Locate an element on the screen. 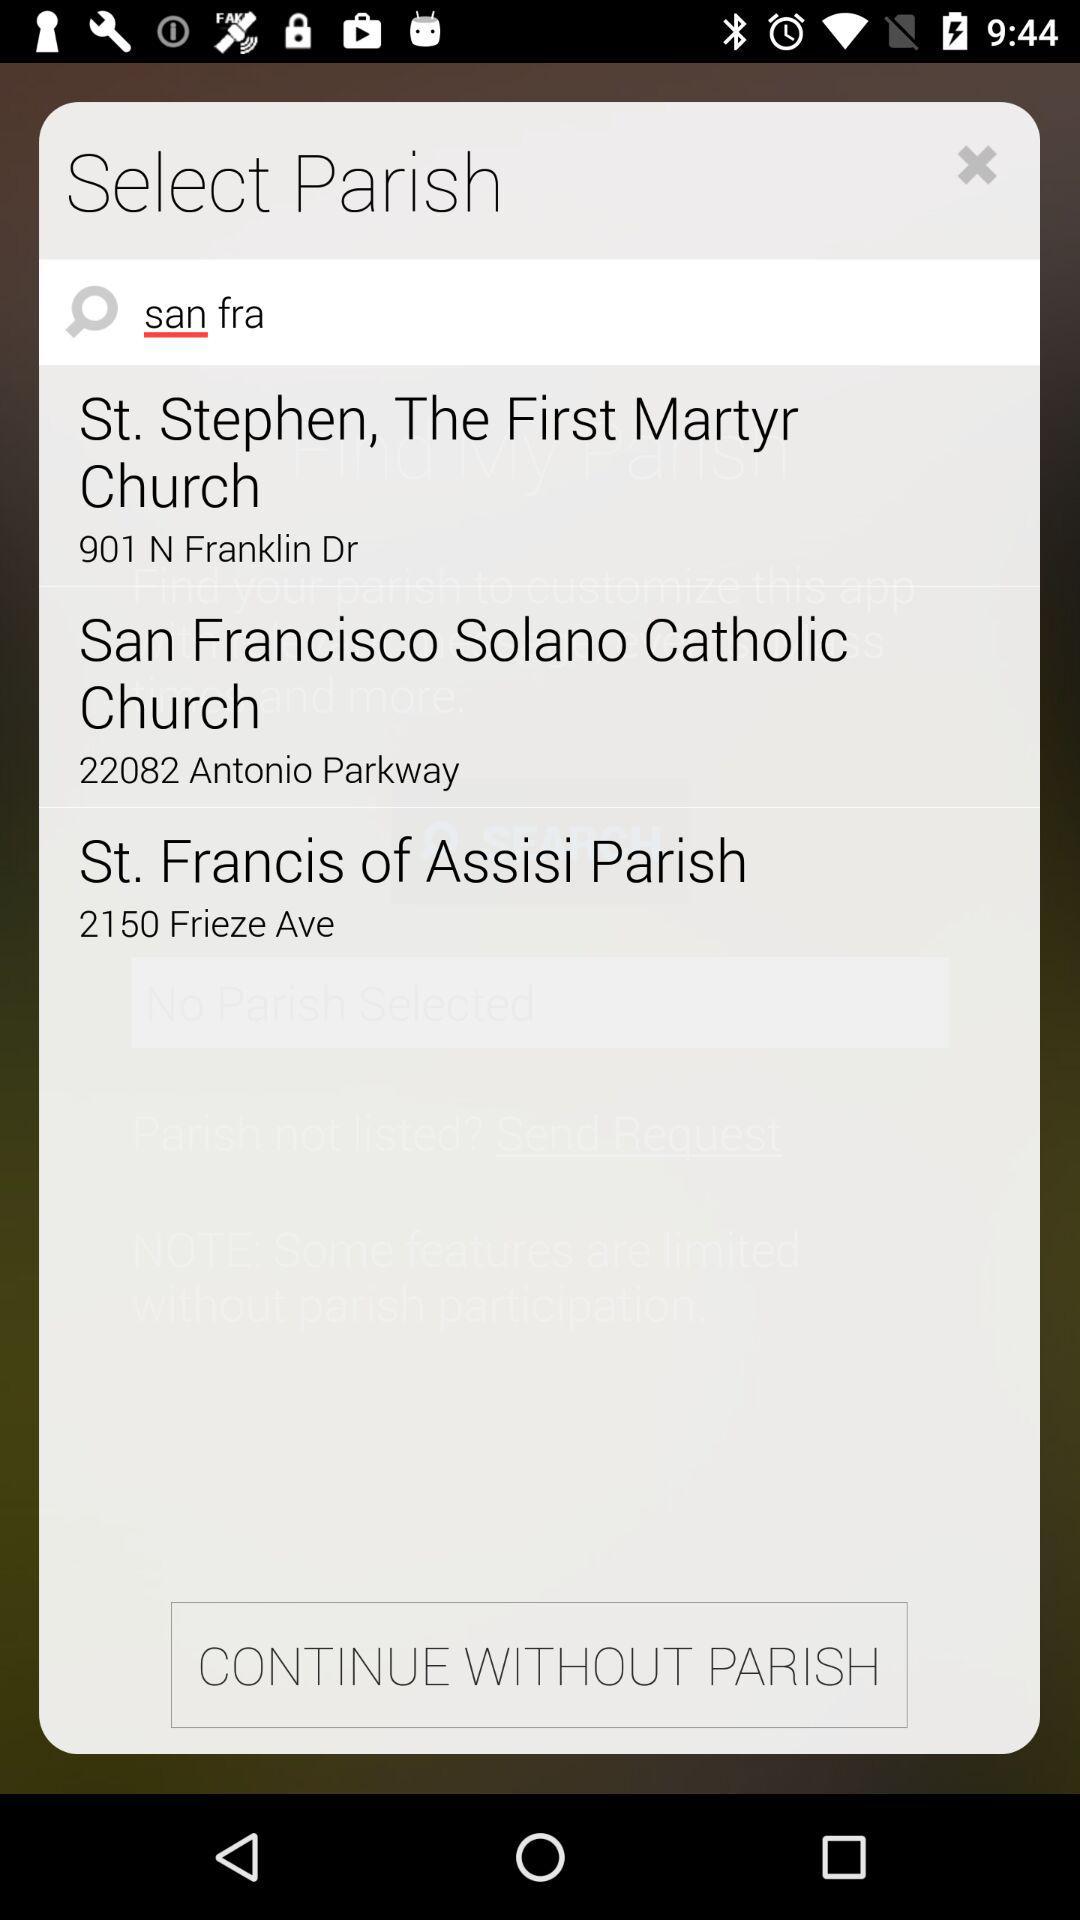  item below 2150 frieze ave icon is located at coordinates (538, 1665).